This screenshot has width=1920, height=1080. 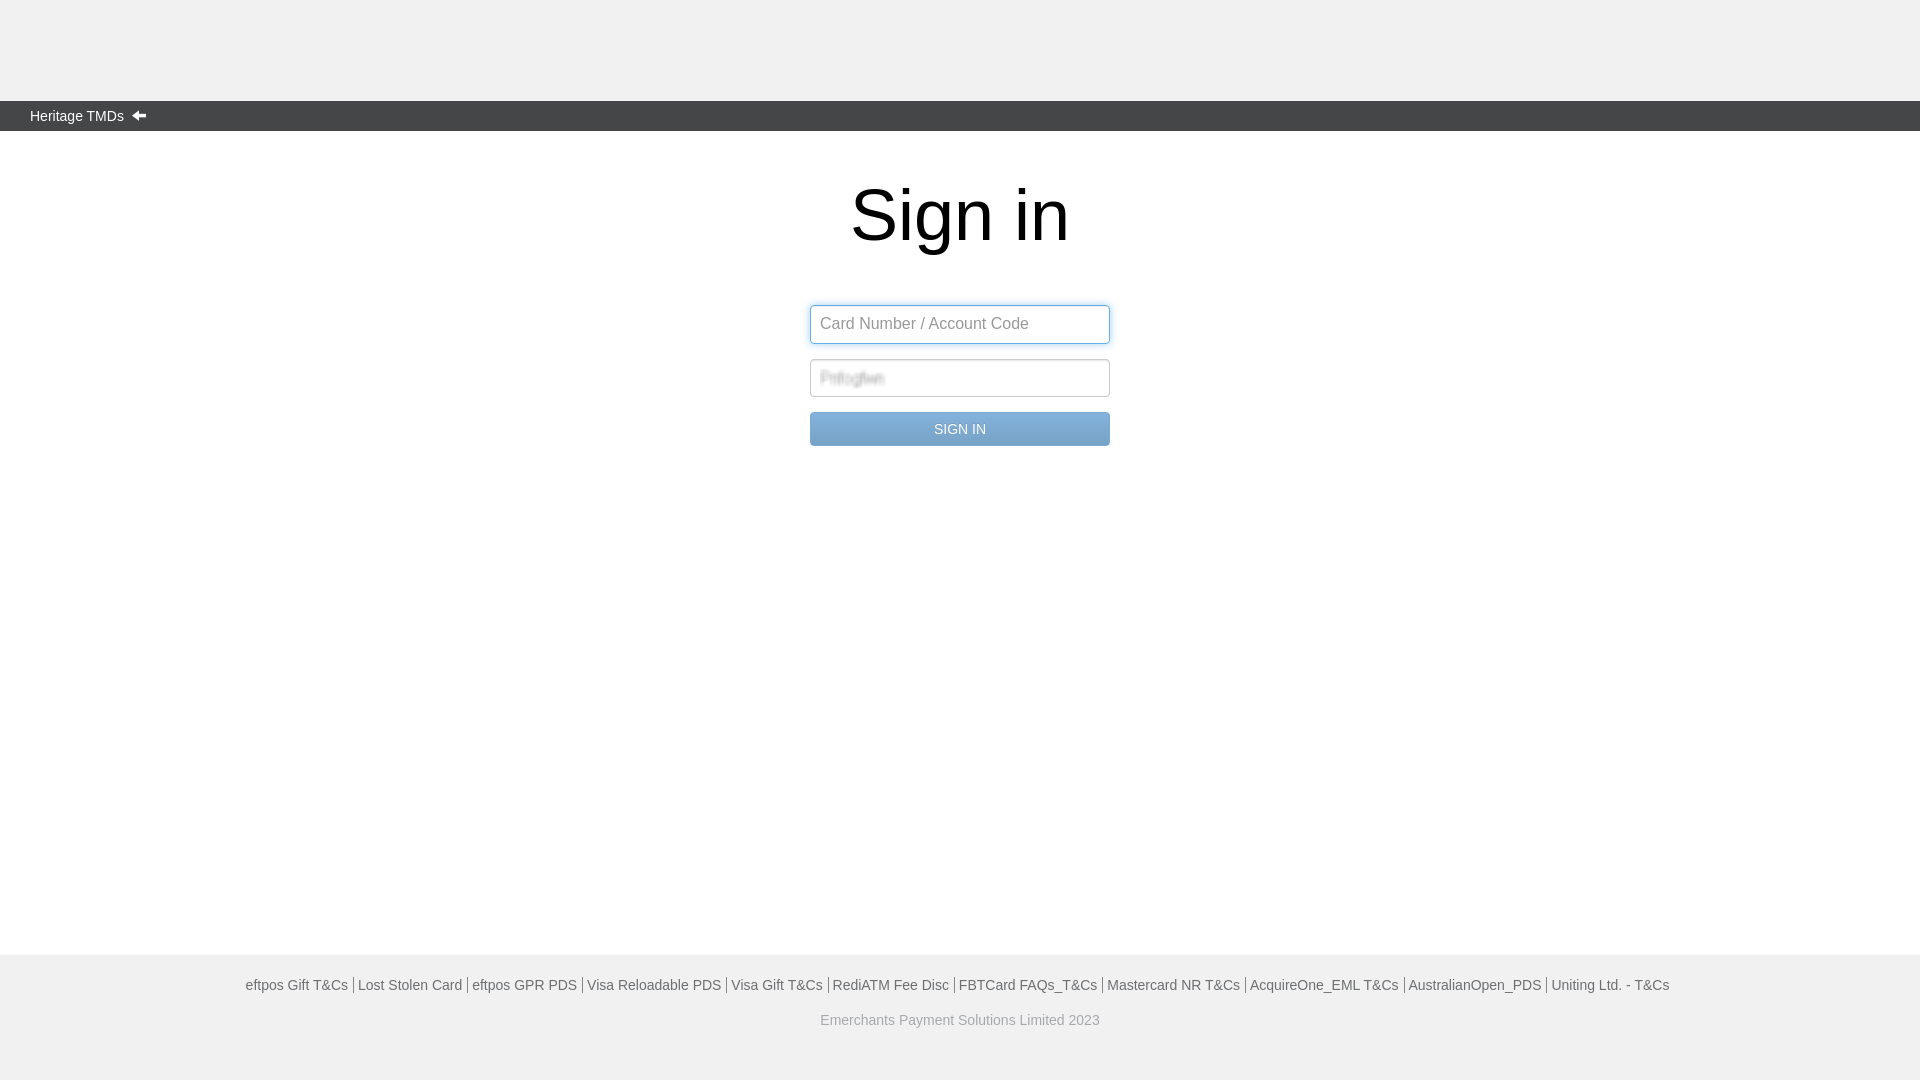 What do you see at coordinates (890, 983) in the screenshot?
I see `'RediATM Fee Disc'` at bounding box center [890, 983].